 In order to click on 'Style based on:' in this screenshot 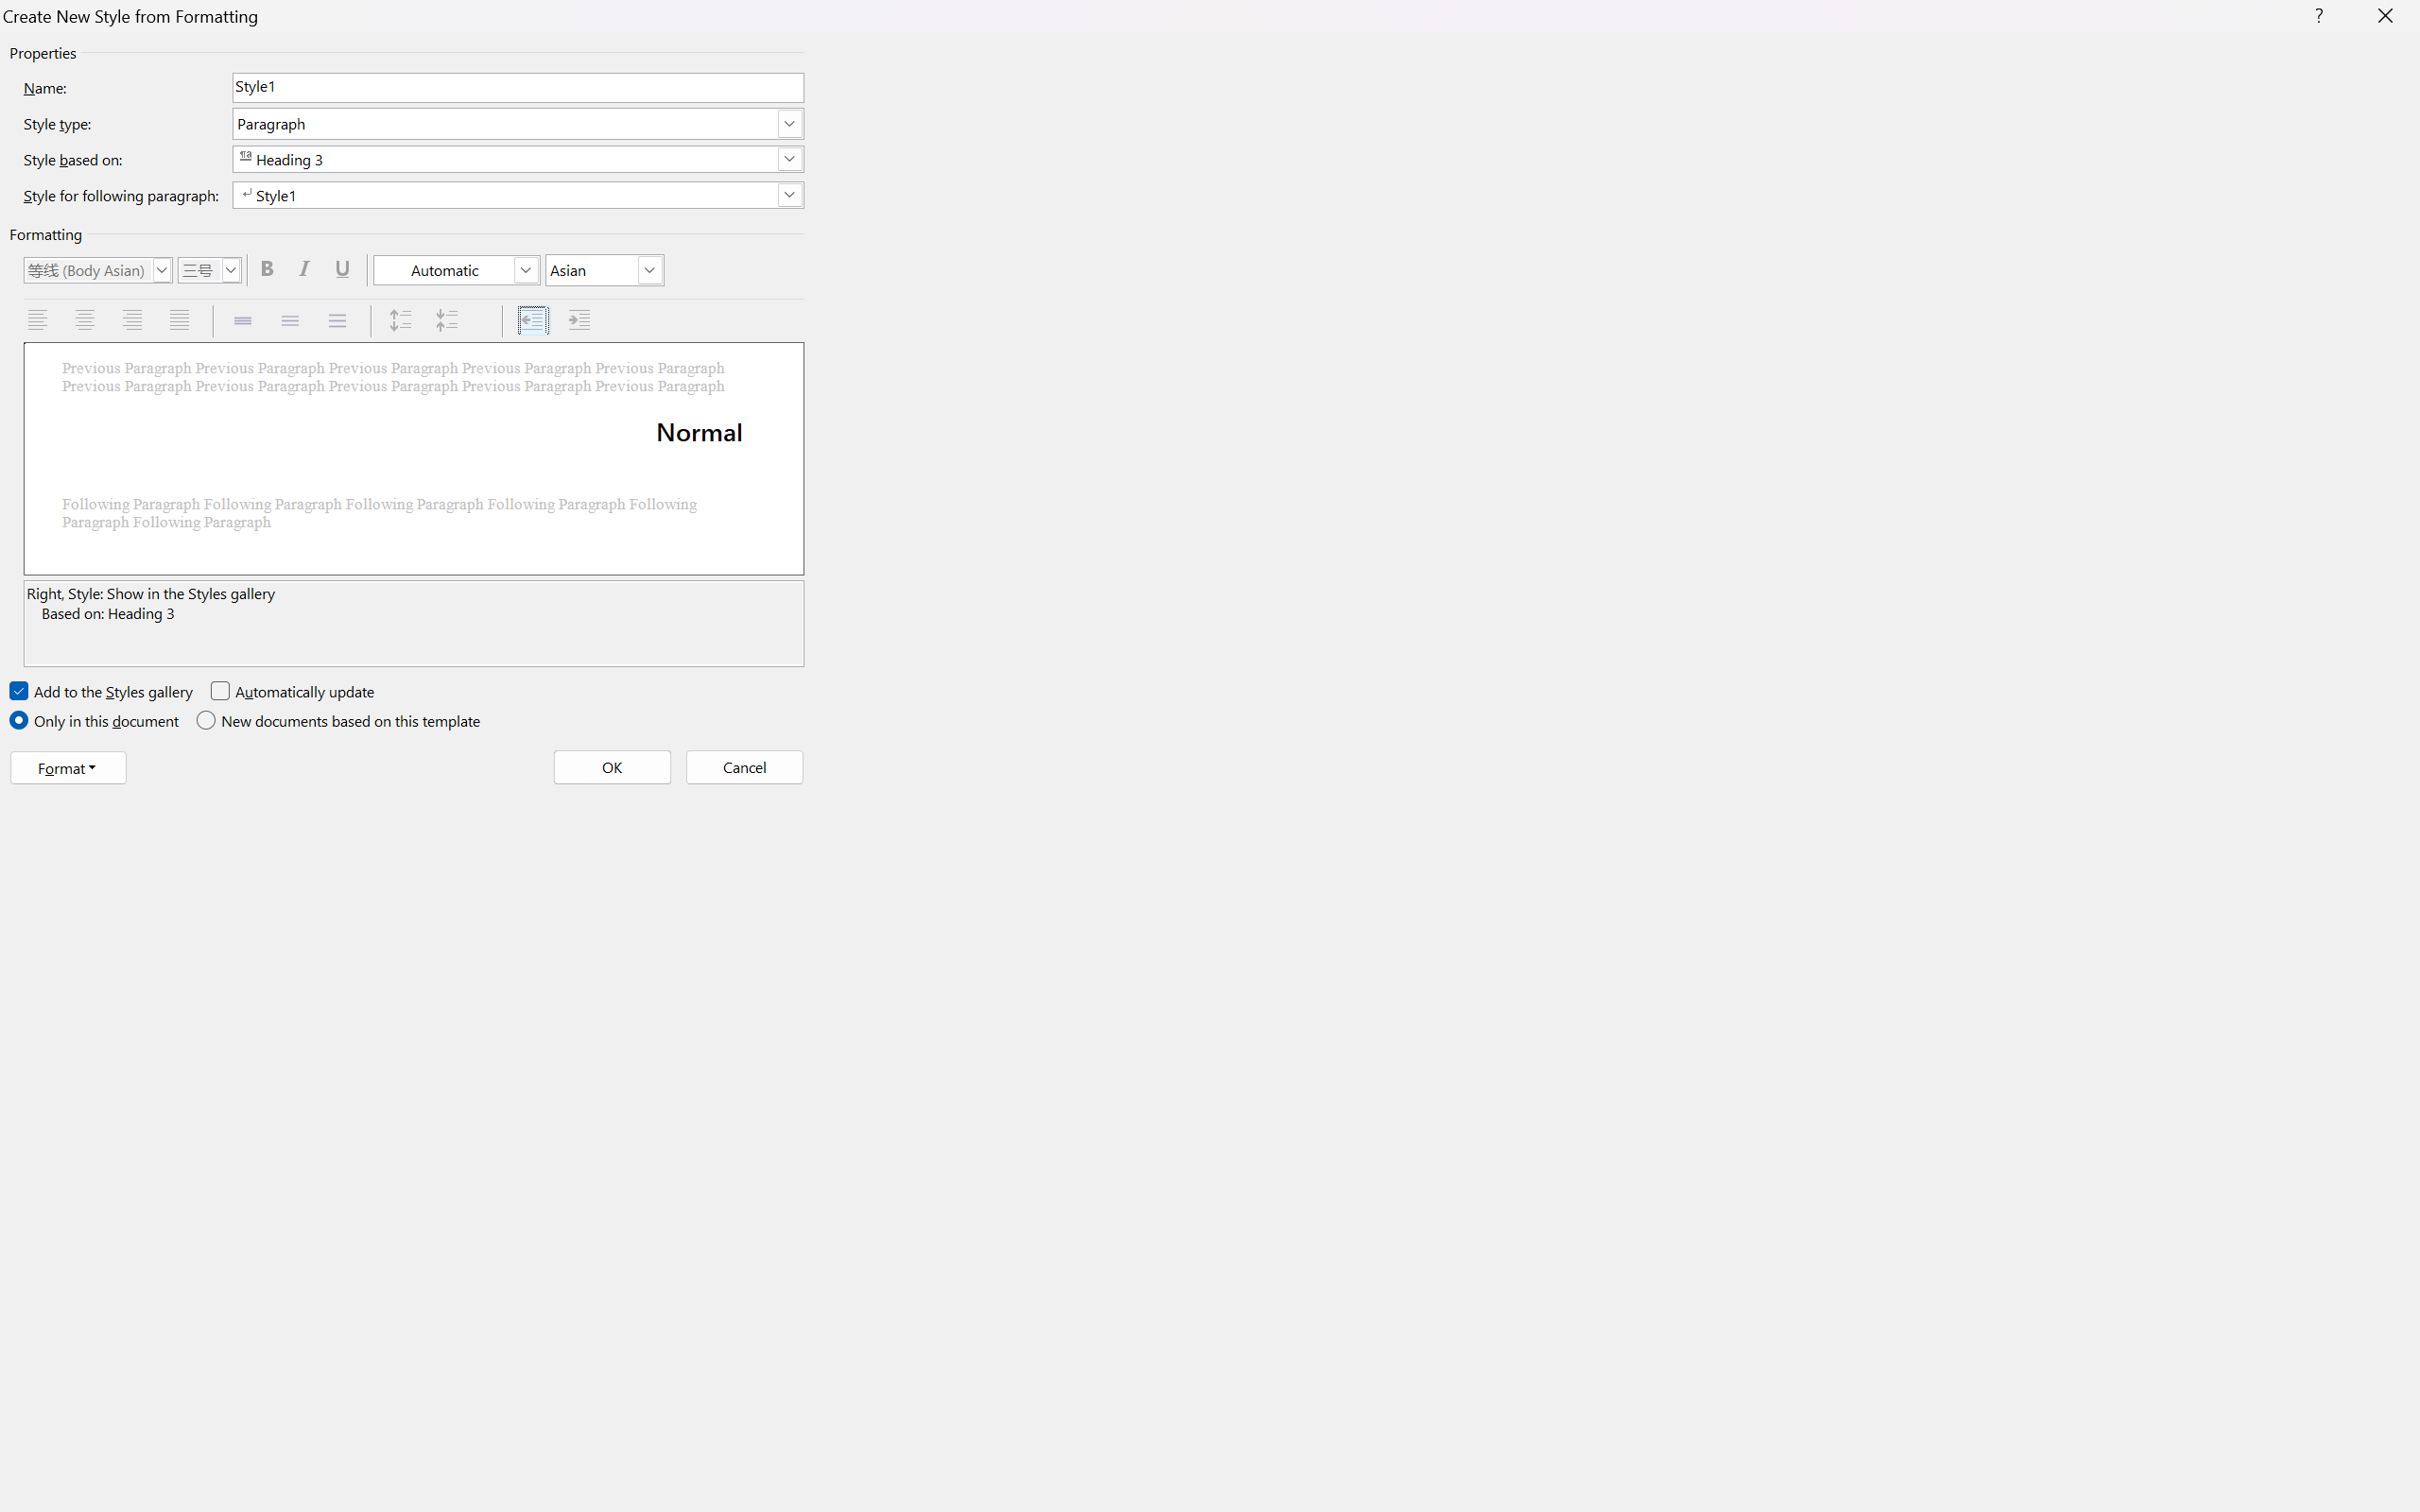, I will do `click(516, 158)`.